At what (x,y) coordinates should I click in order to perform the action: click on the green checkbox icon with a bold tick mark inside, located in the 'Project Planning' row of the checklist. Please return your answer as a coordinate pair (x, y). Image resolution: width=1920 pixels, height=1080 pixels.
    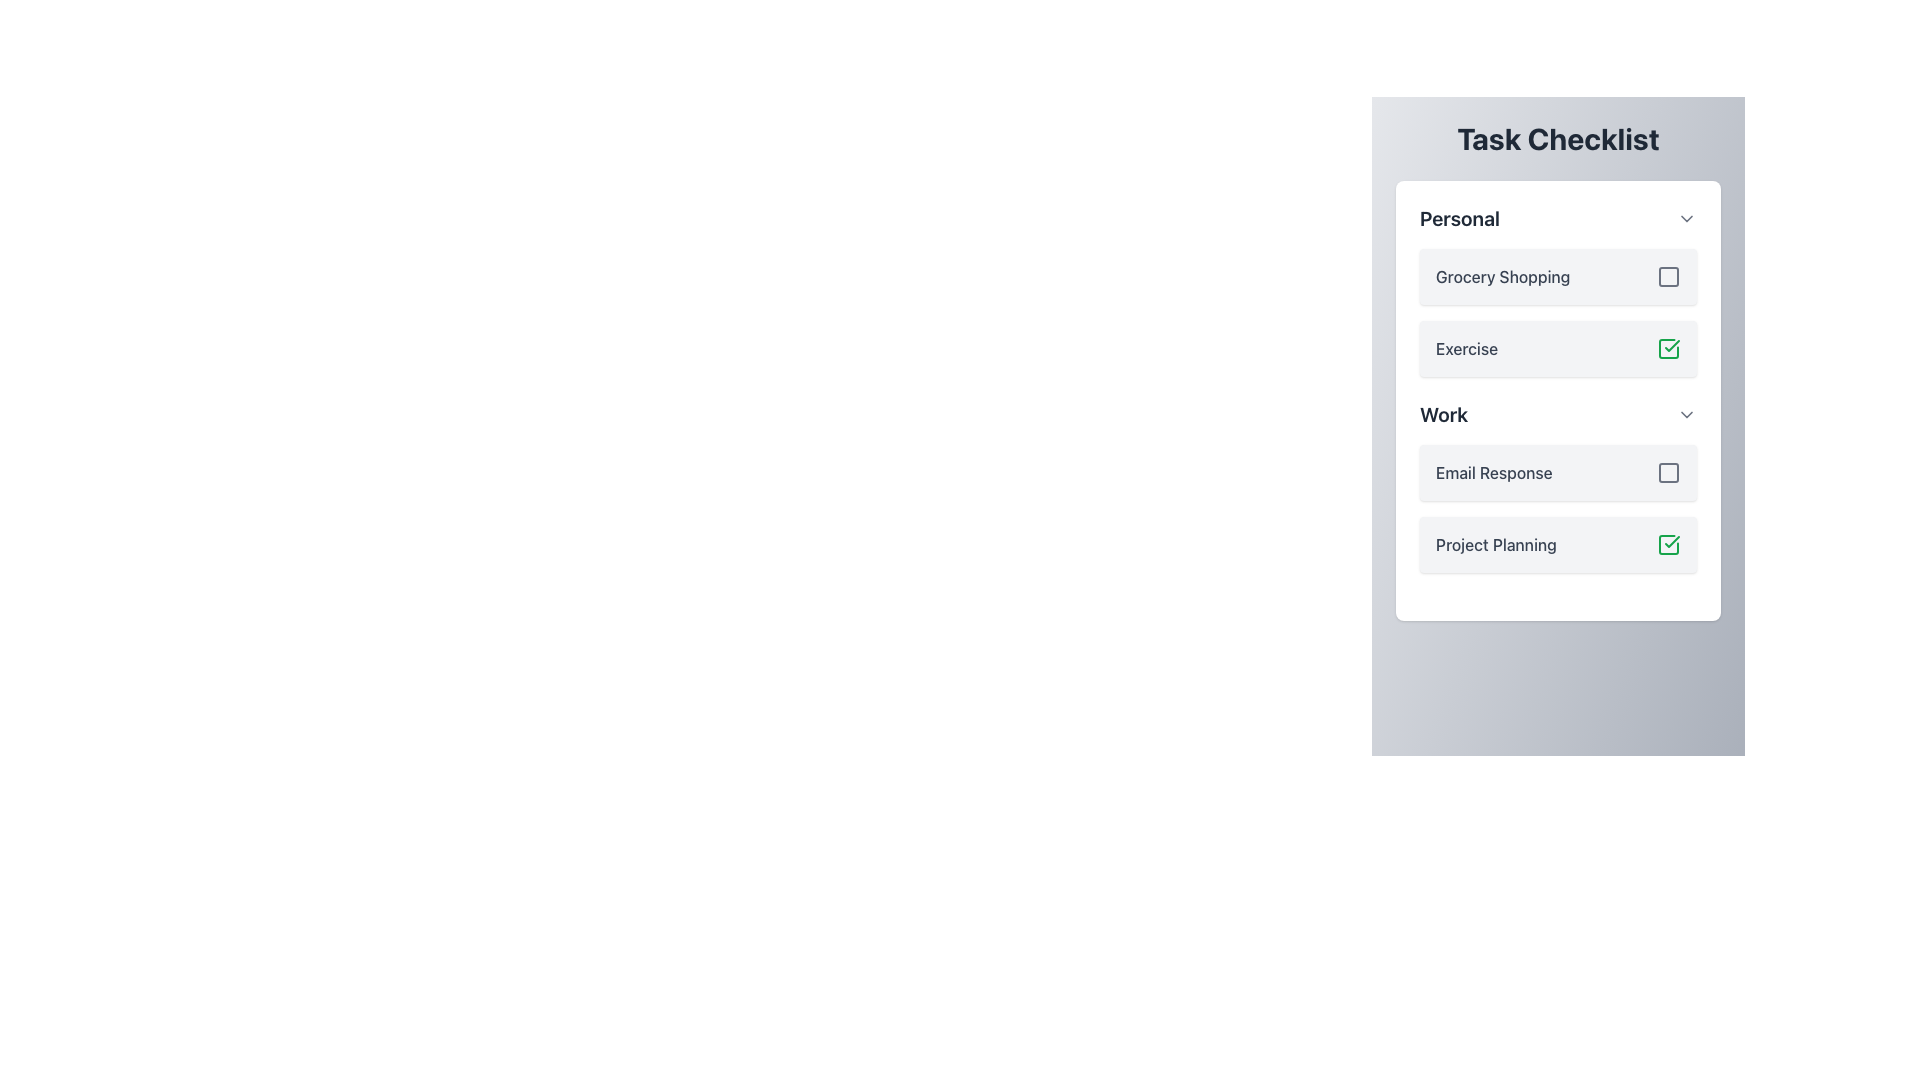
    Looking at the image, I should click on (1669, 544).